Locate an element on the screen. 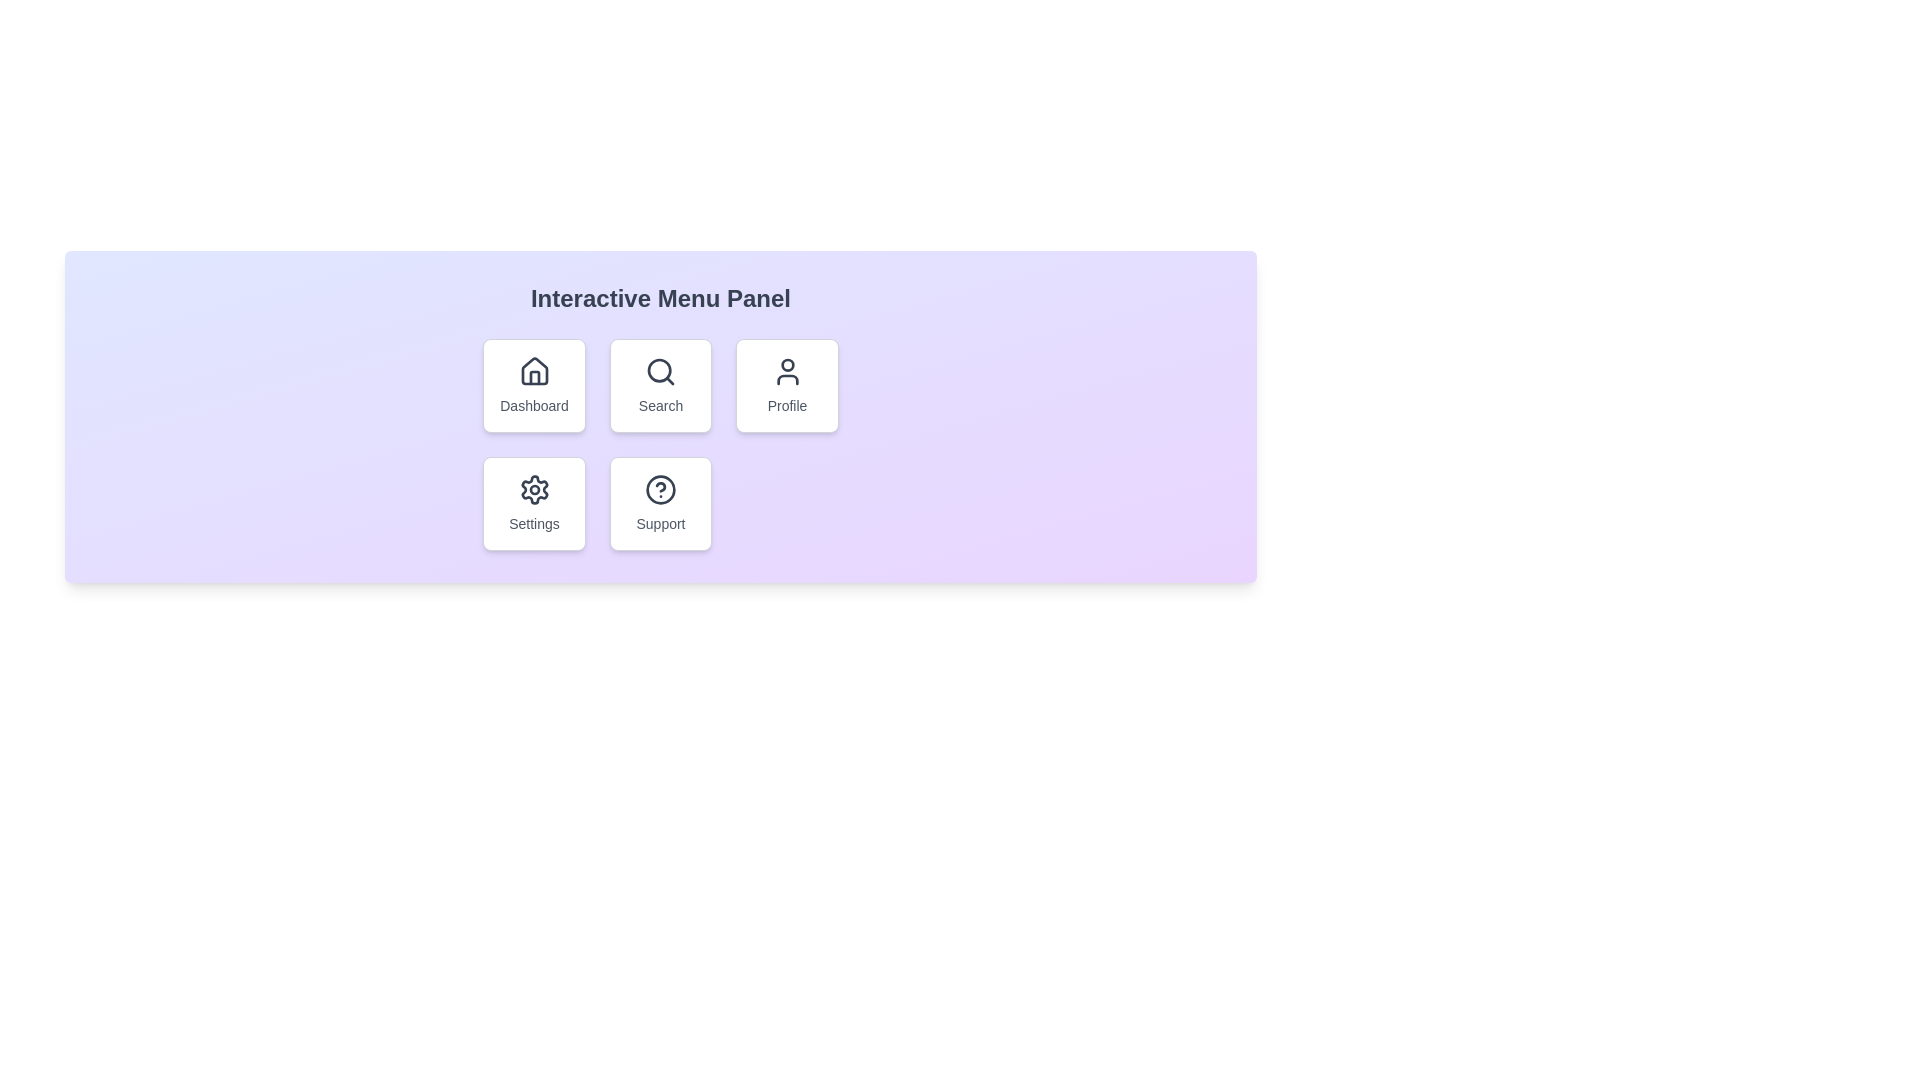 The width and height of the screenshot is (1920, 1080). text label displaying 'Support' in gray color located at the bottom part of a UI component with a white background and a help icon above it is located at coordinates (661, 523).